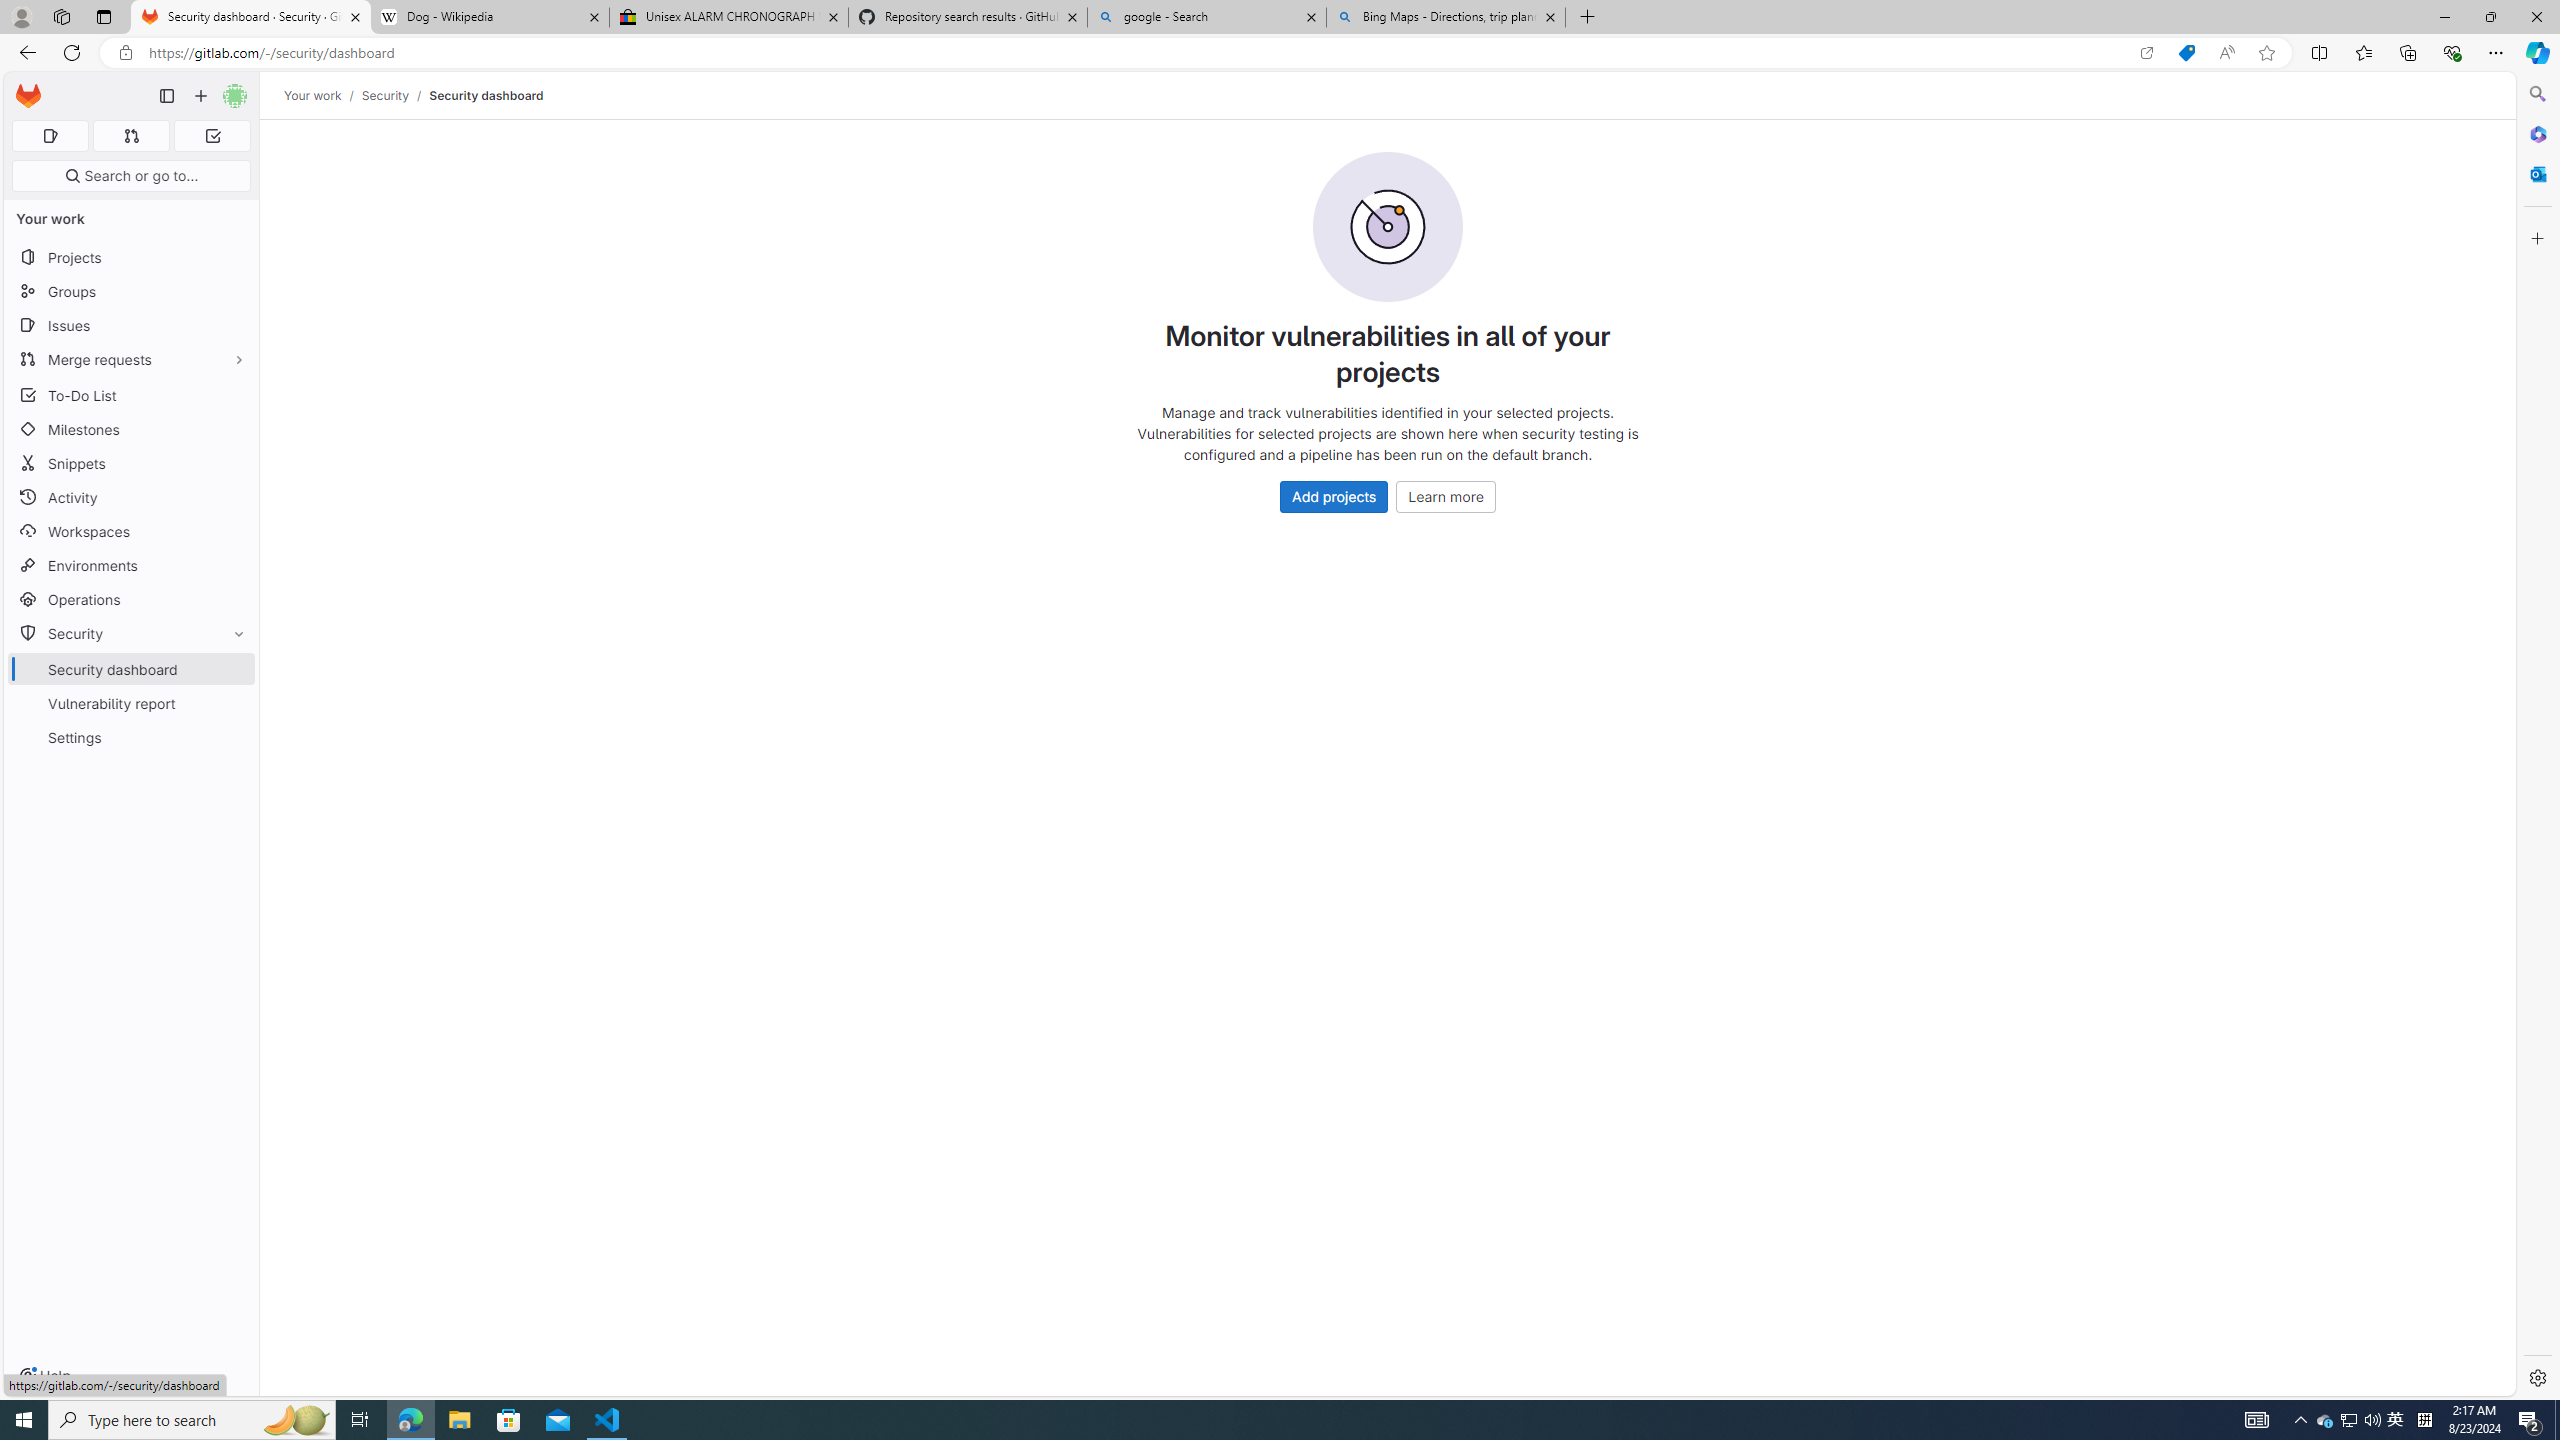 The height and width of the screenshot is (1440, 2560). Describe the element at coordinates (125, 53) in the screenshot. I see `'View site information'` at that location.